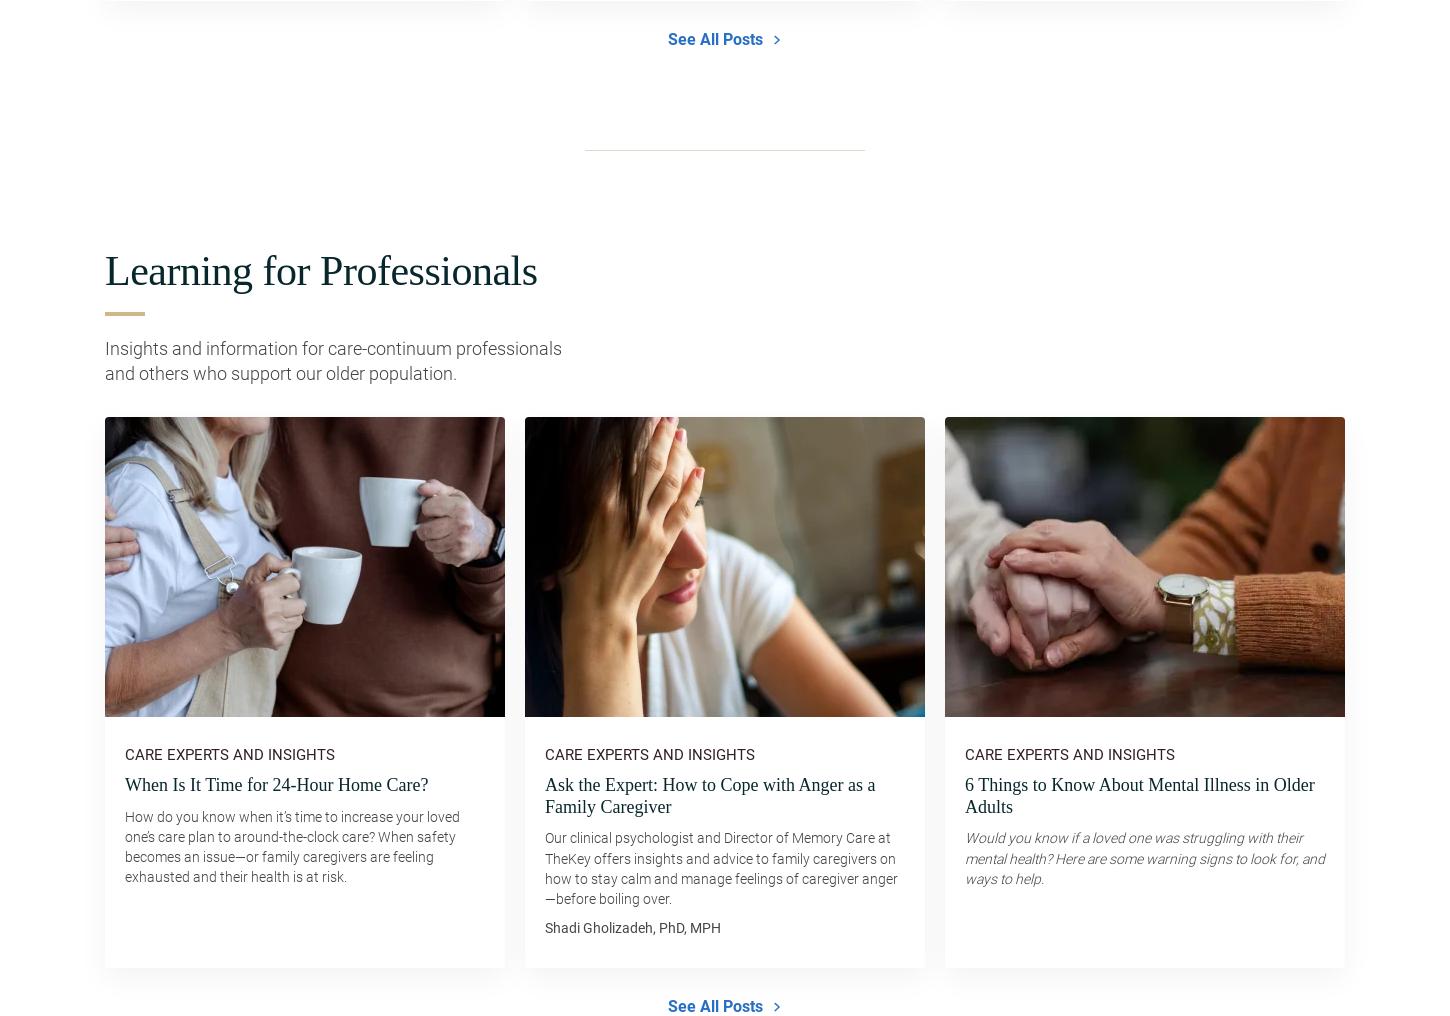 This screenshot has width=1450, height=1016. Describe the element at coordinates (276, 783) in the screenshot. I see `'When Is It Time for 24-Hour Home Care?'` at that location.